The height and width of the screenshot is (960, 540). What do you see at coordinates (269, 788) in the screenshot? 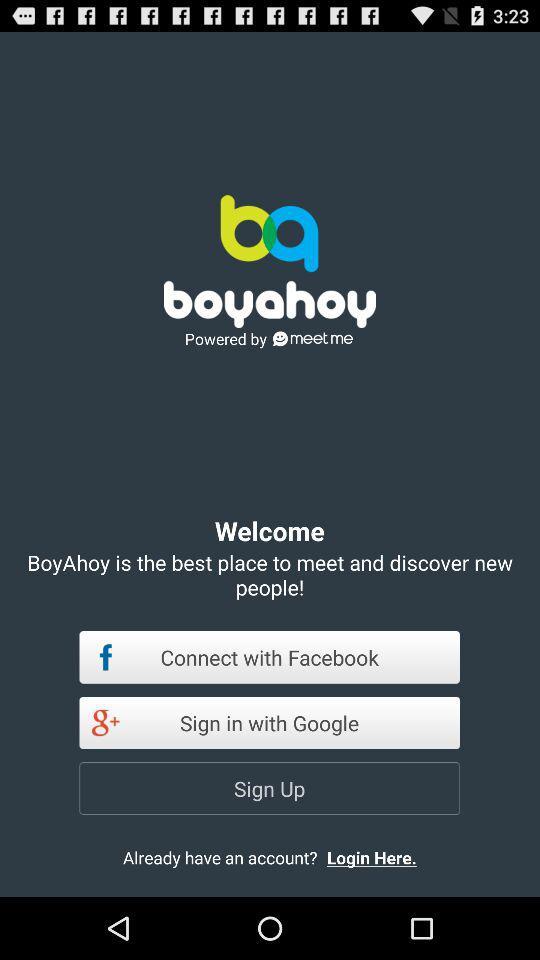
I see `app above the already have an app` at bounding box center [269, 788].